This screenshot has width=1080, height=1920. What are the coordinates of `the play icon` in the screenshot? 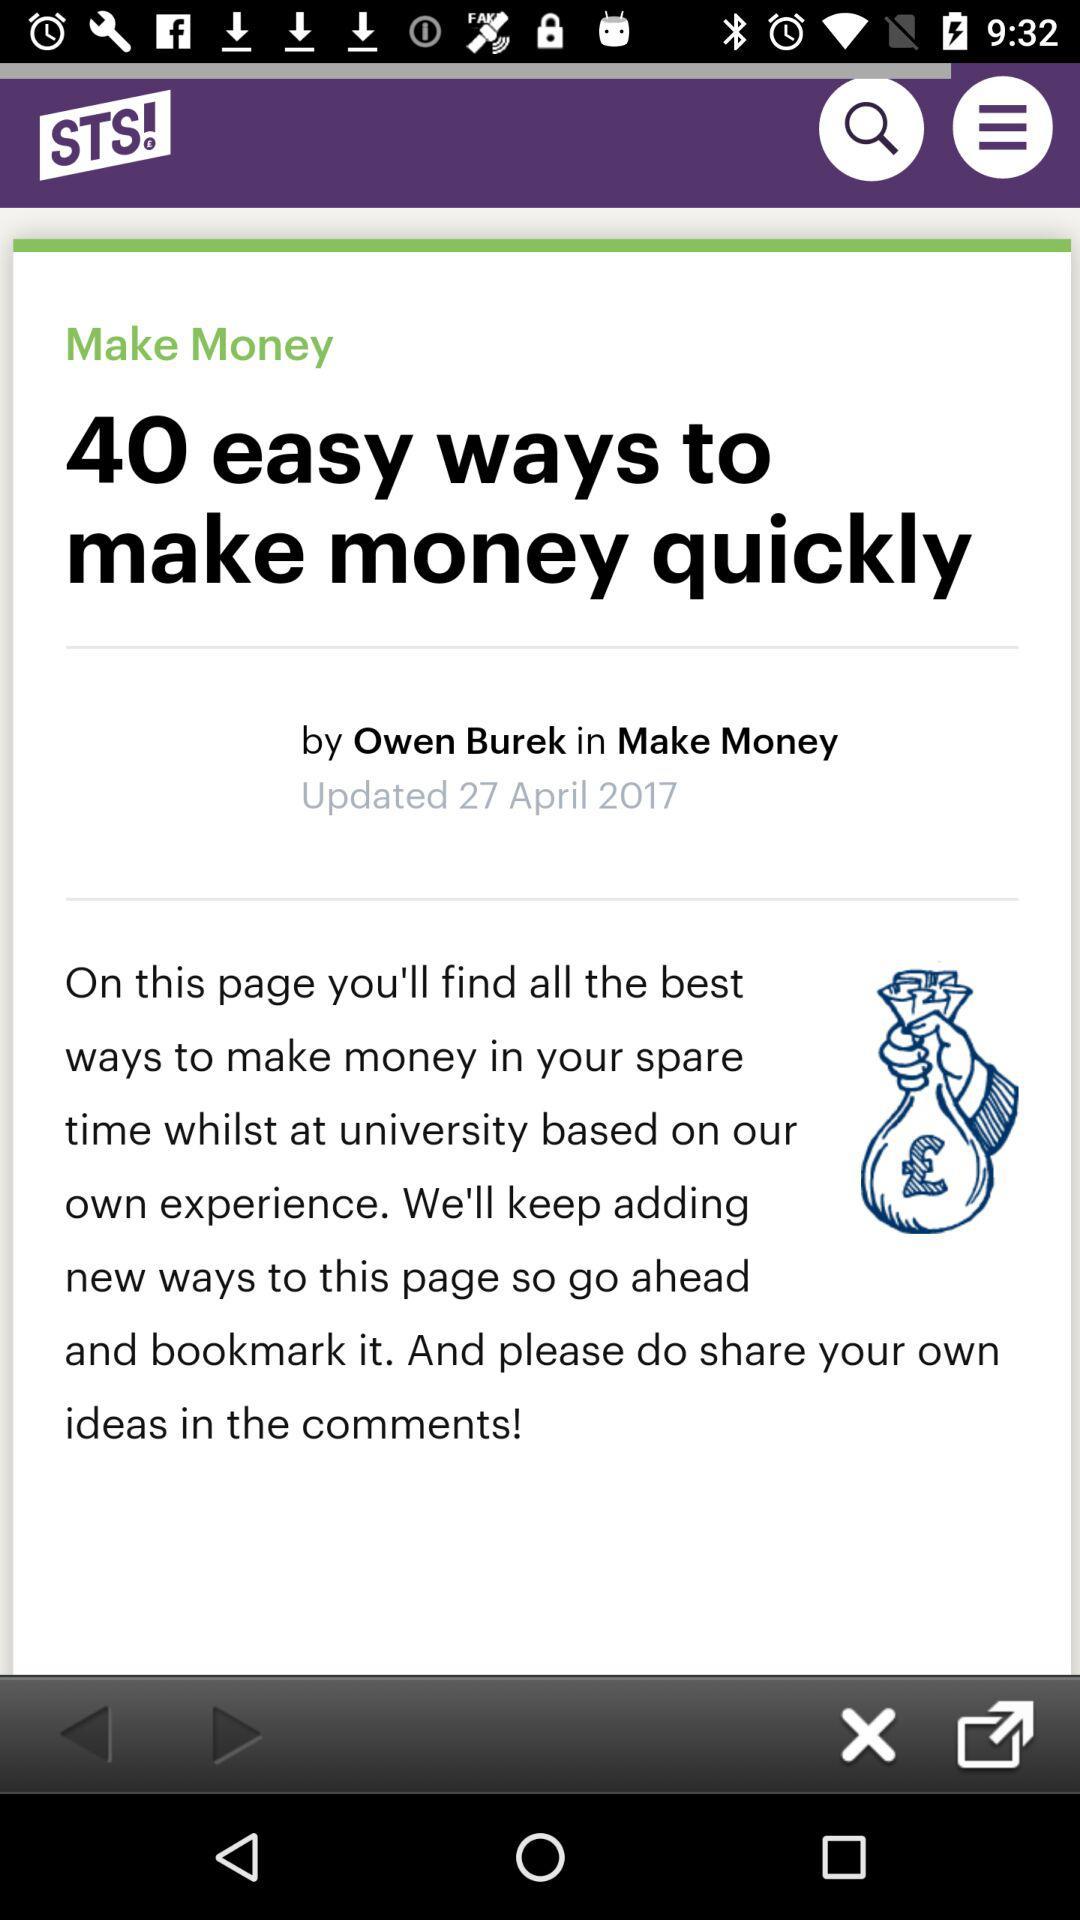 It's located at (204, 1733).